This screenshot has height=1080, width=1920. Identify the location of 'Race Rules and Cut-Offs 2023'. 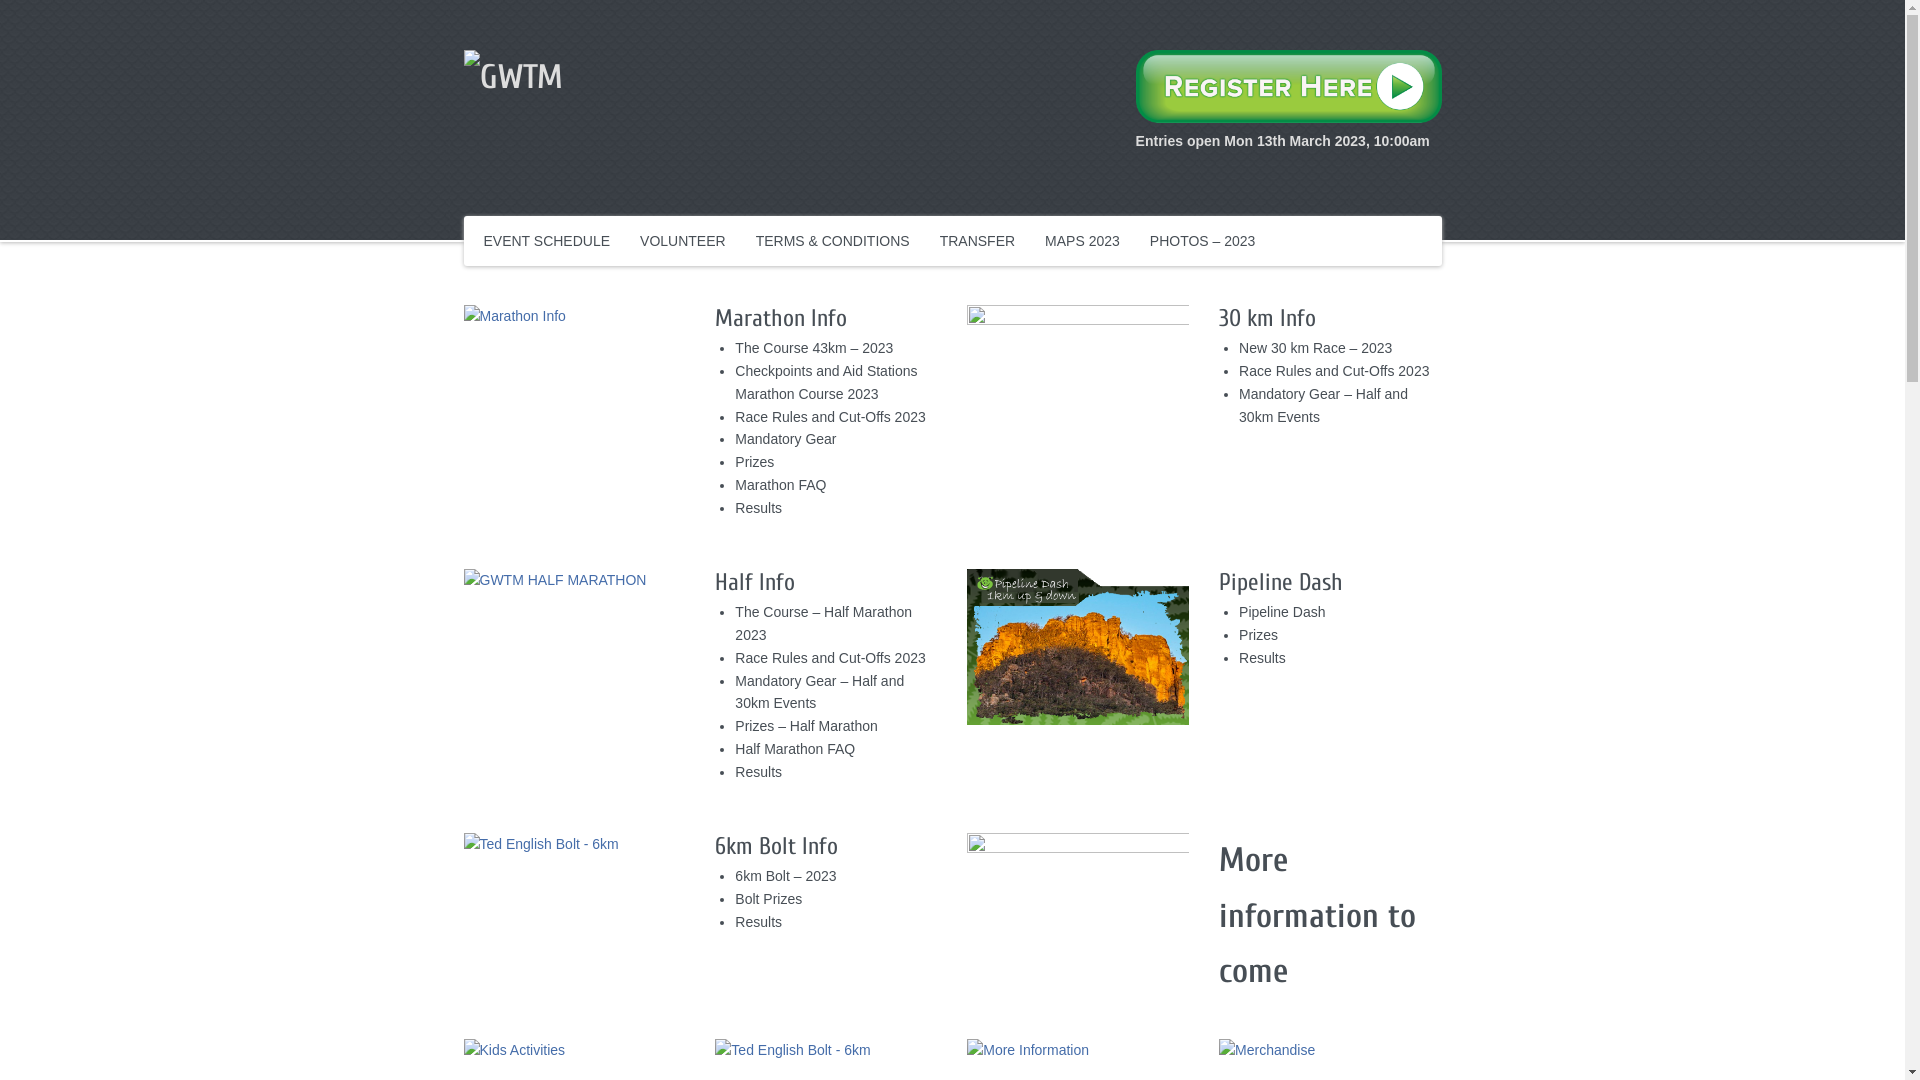
(1334, 370).